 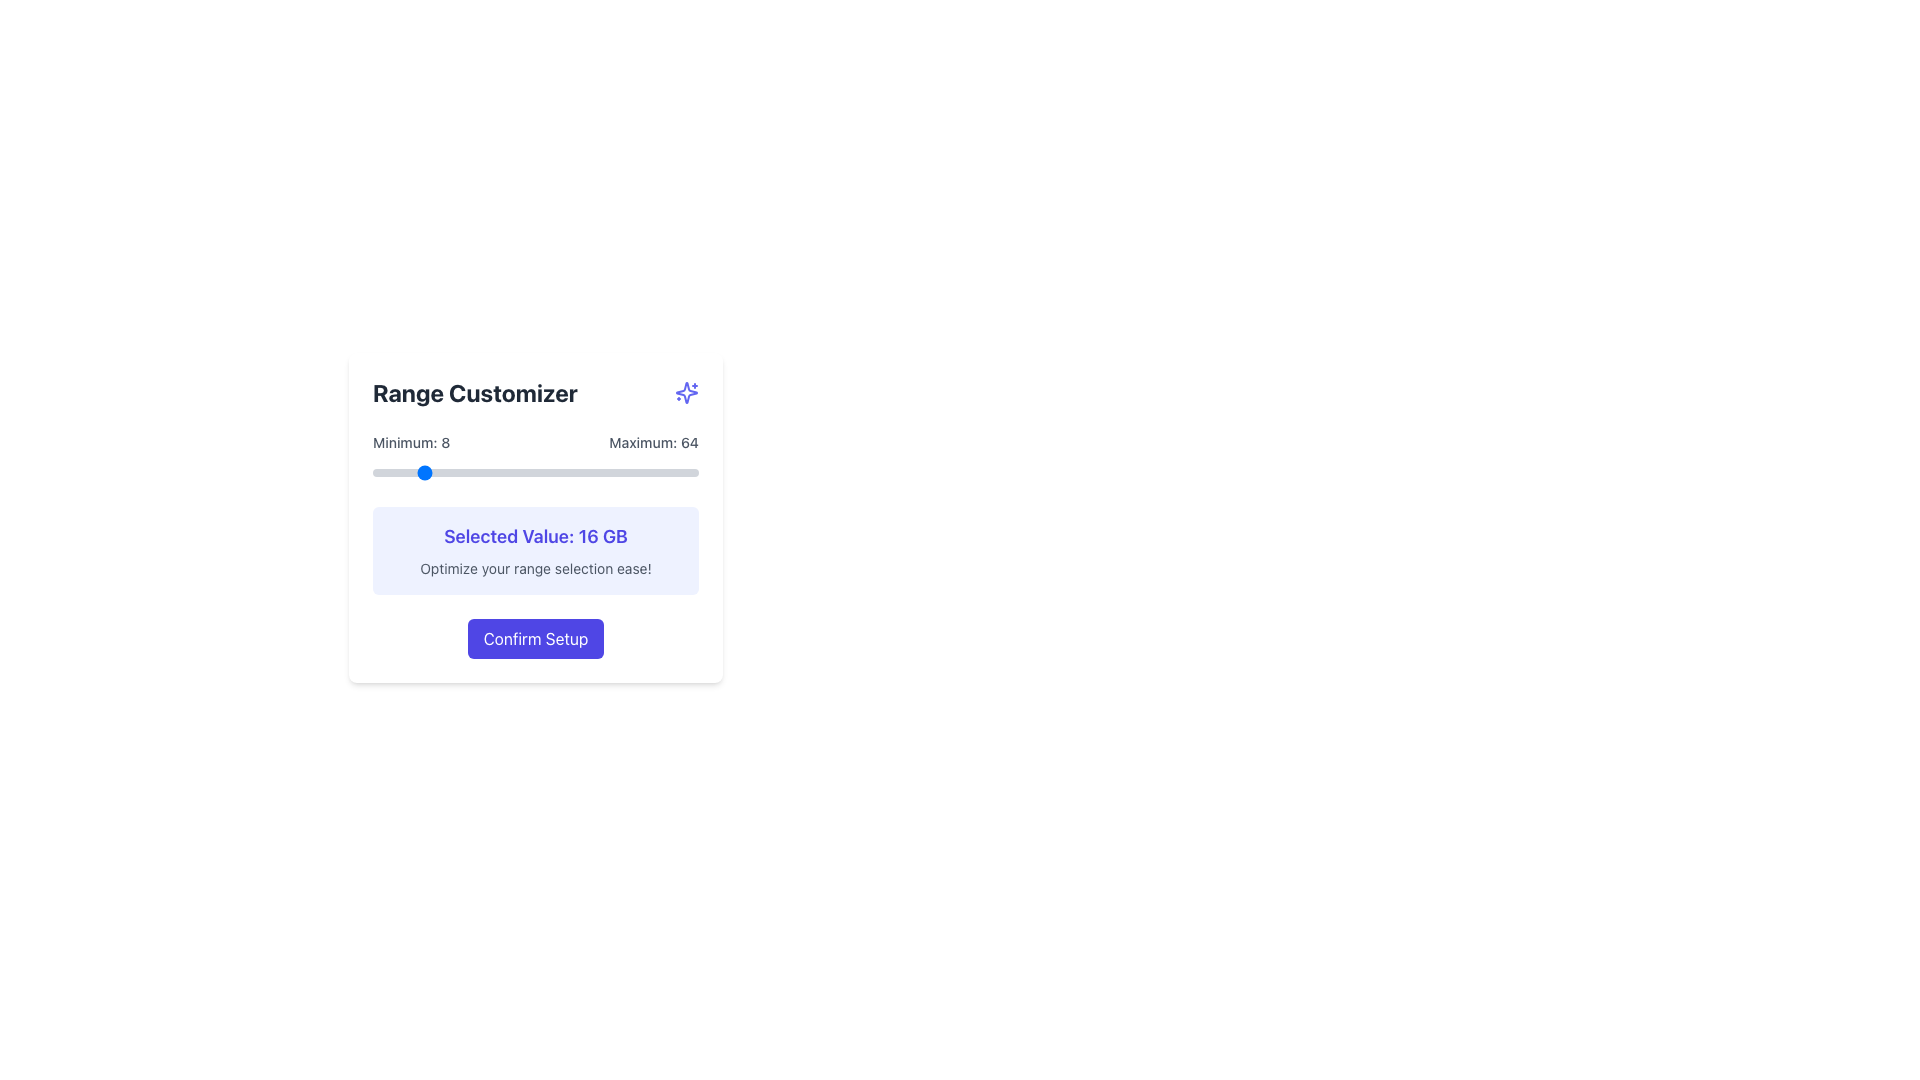 What do you see at coordinates (547, 473) in the screenshot?
I see `the slider value` at bounding box center [547, 473].